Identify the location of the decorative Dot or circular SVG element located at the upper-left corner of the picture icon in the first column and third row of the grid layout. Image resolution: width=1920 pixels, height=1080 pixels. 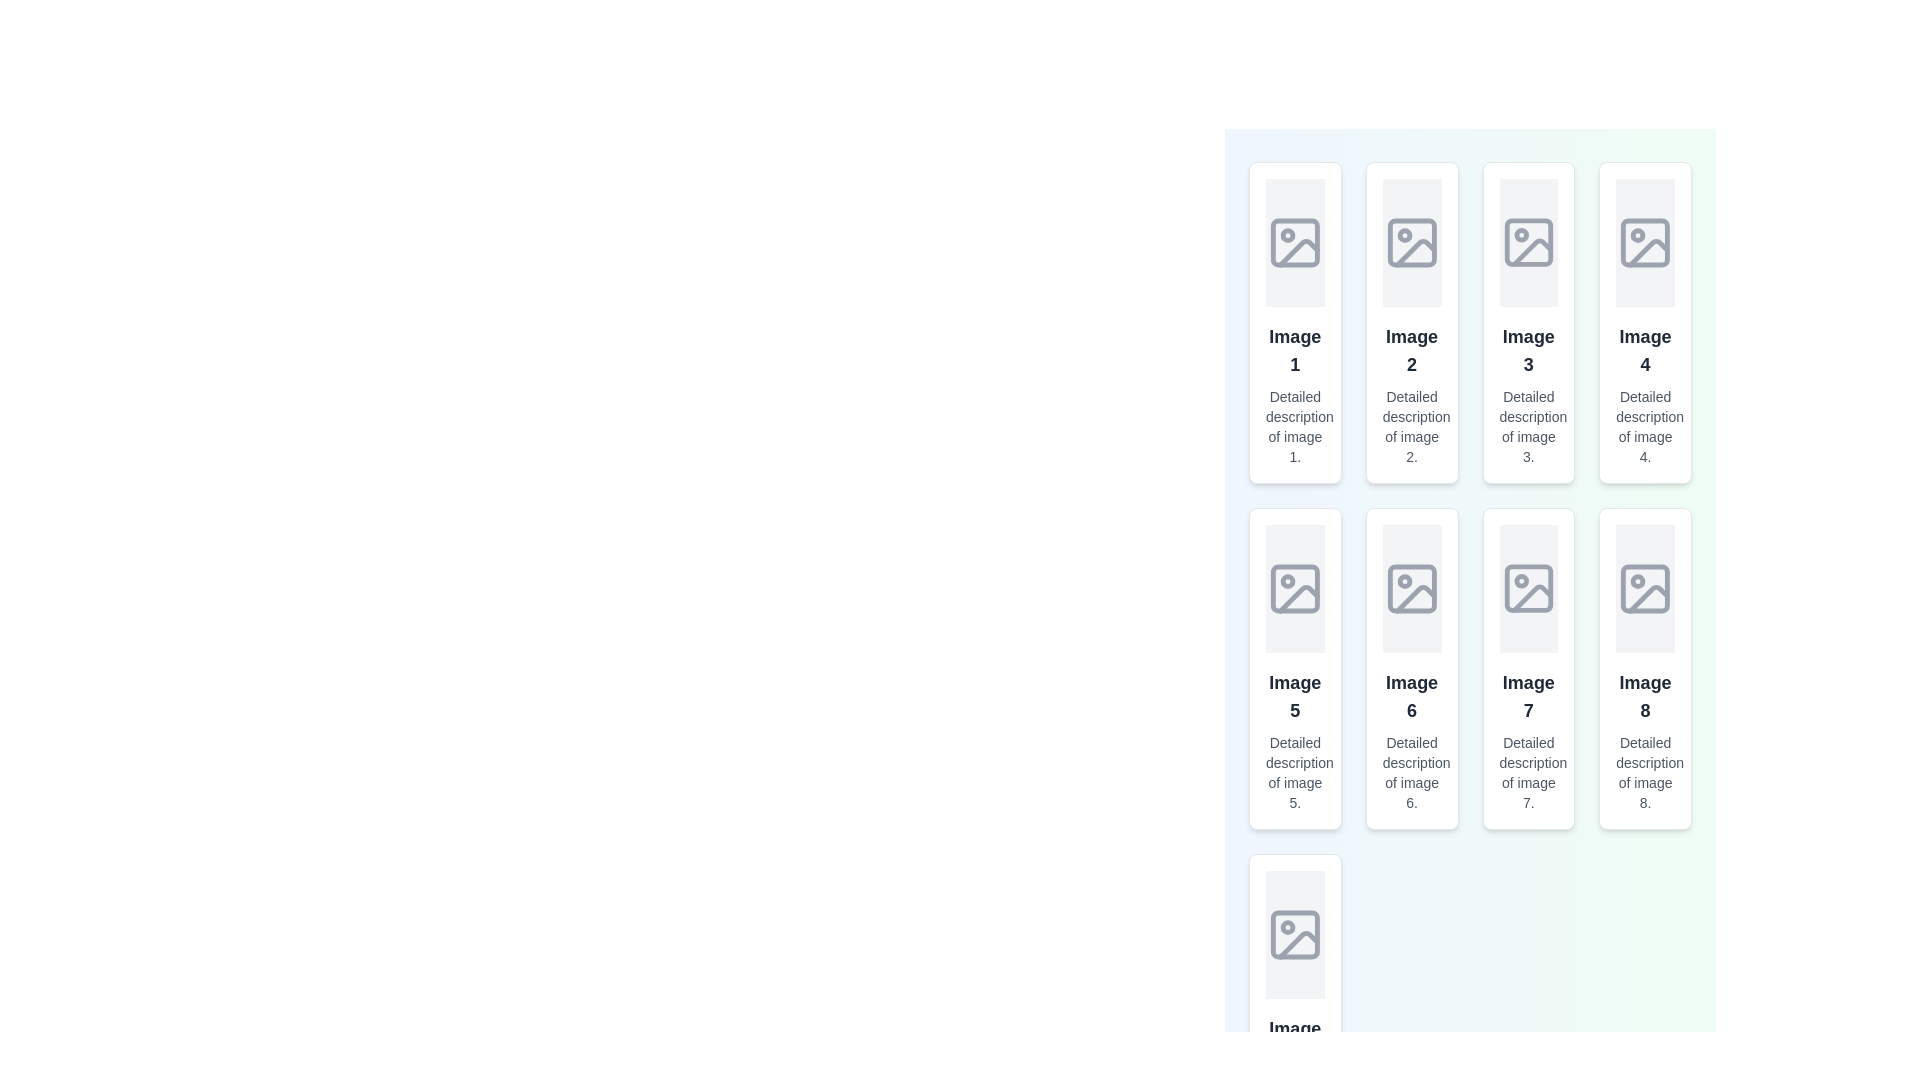
(1287, 927).